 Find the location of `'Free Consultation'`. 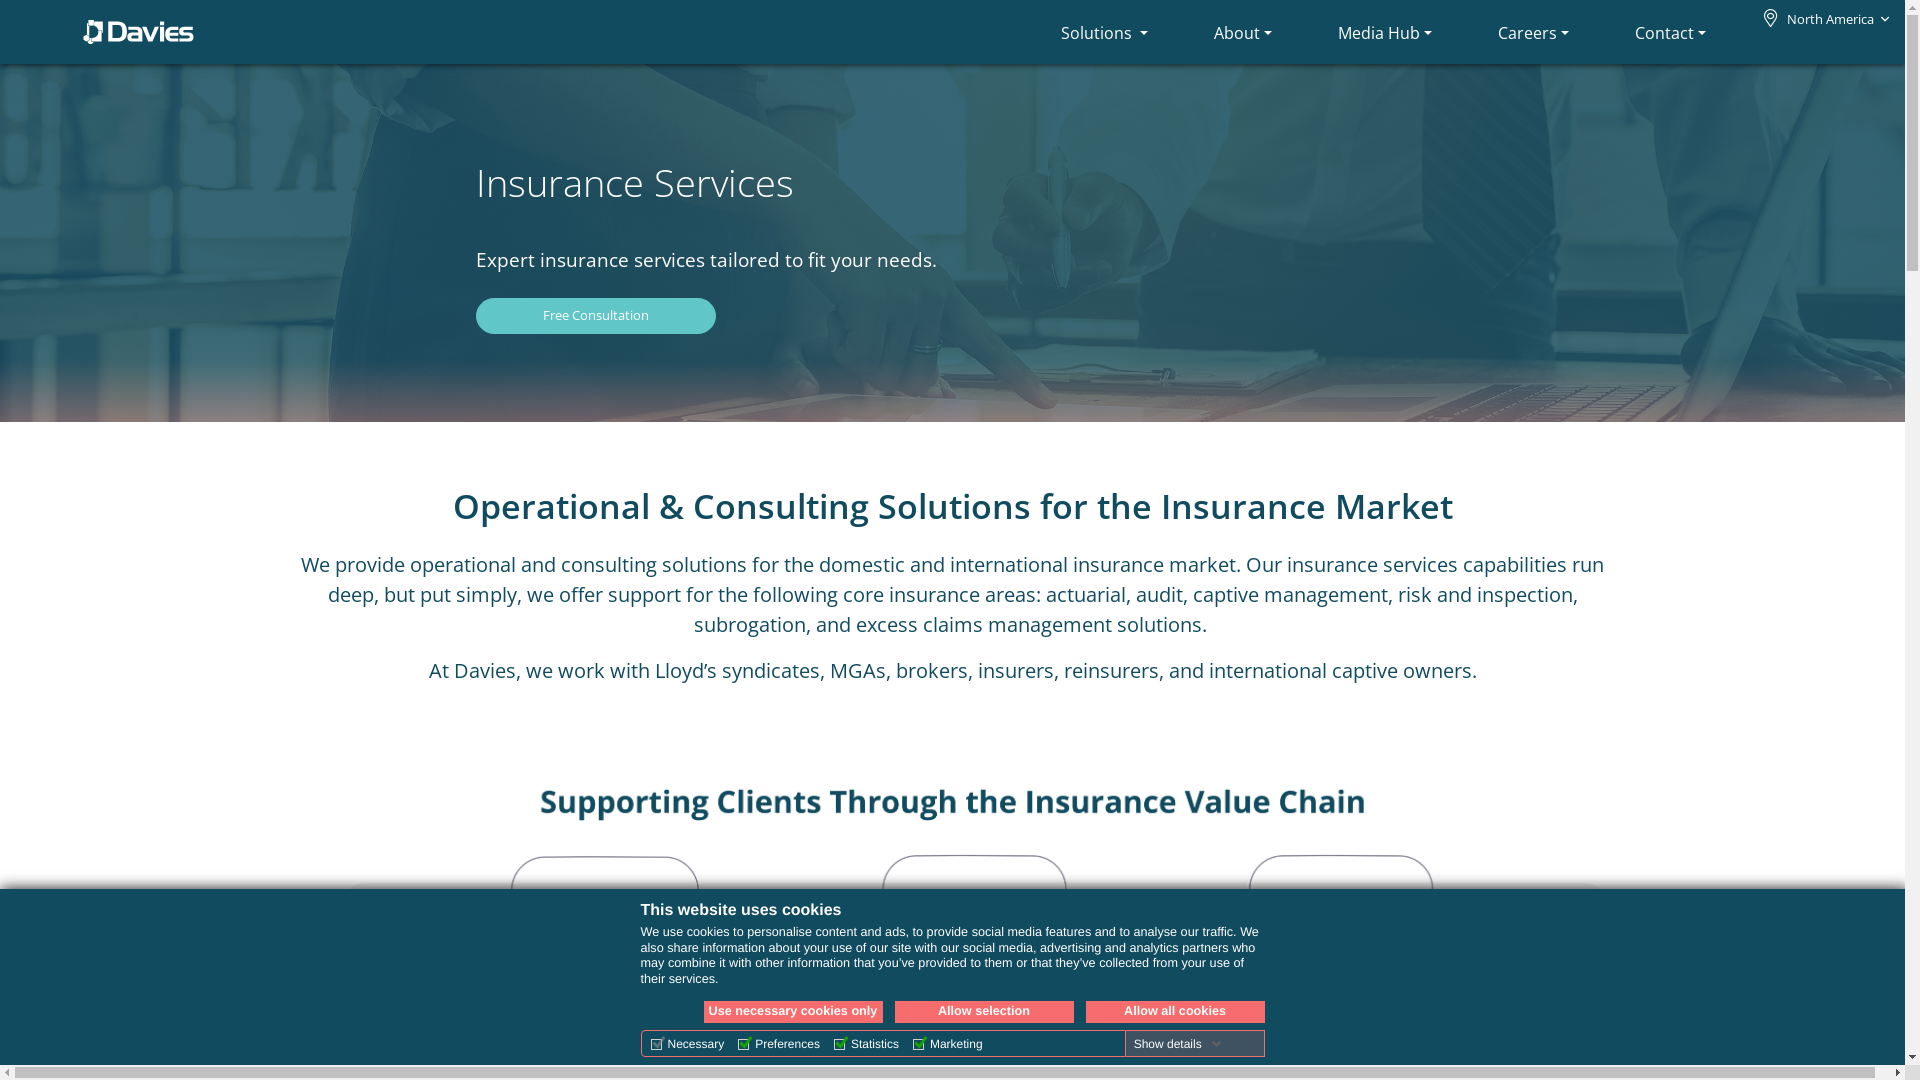

'Free Consultation' is located at coordinates (594, 315).